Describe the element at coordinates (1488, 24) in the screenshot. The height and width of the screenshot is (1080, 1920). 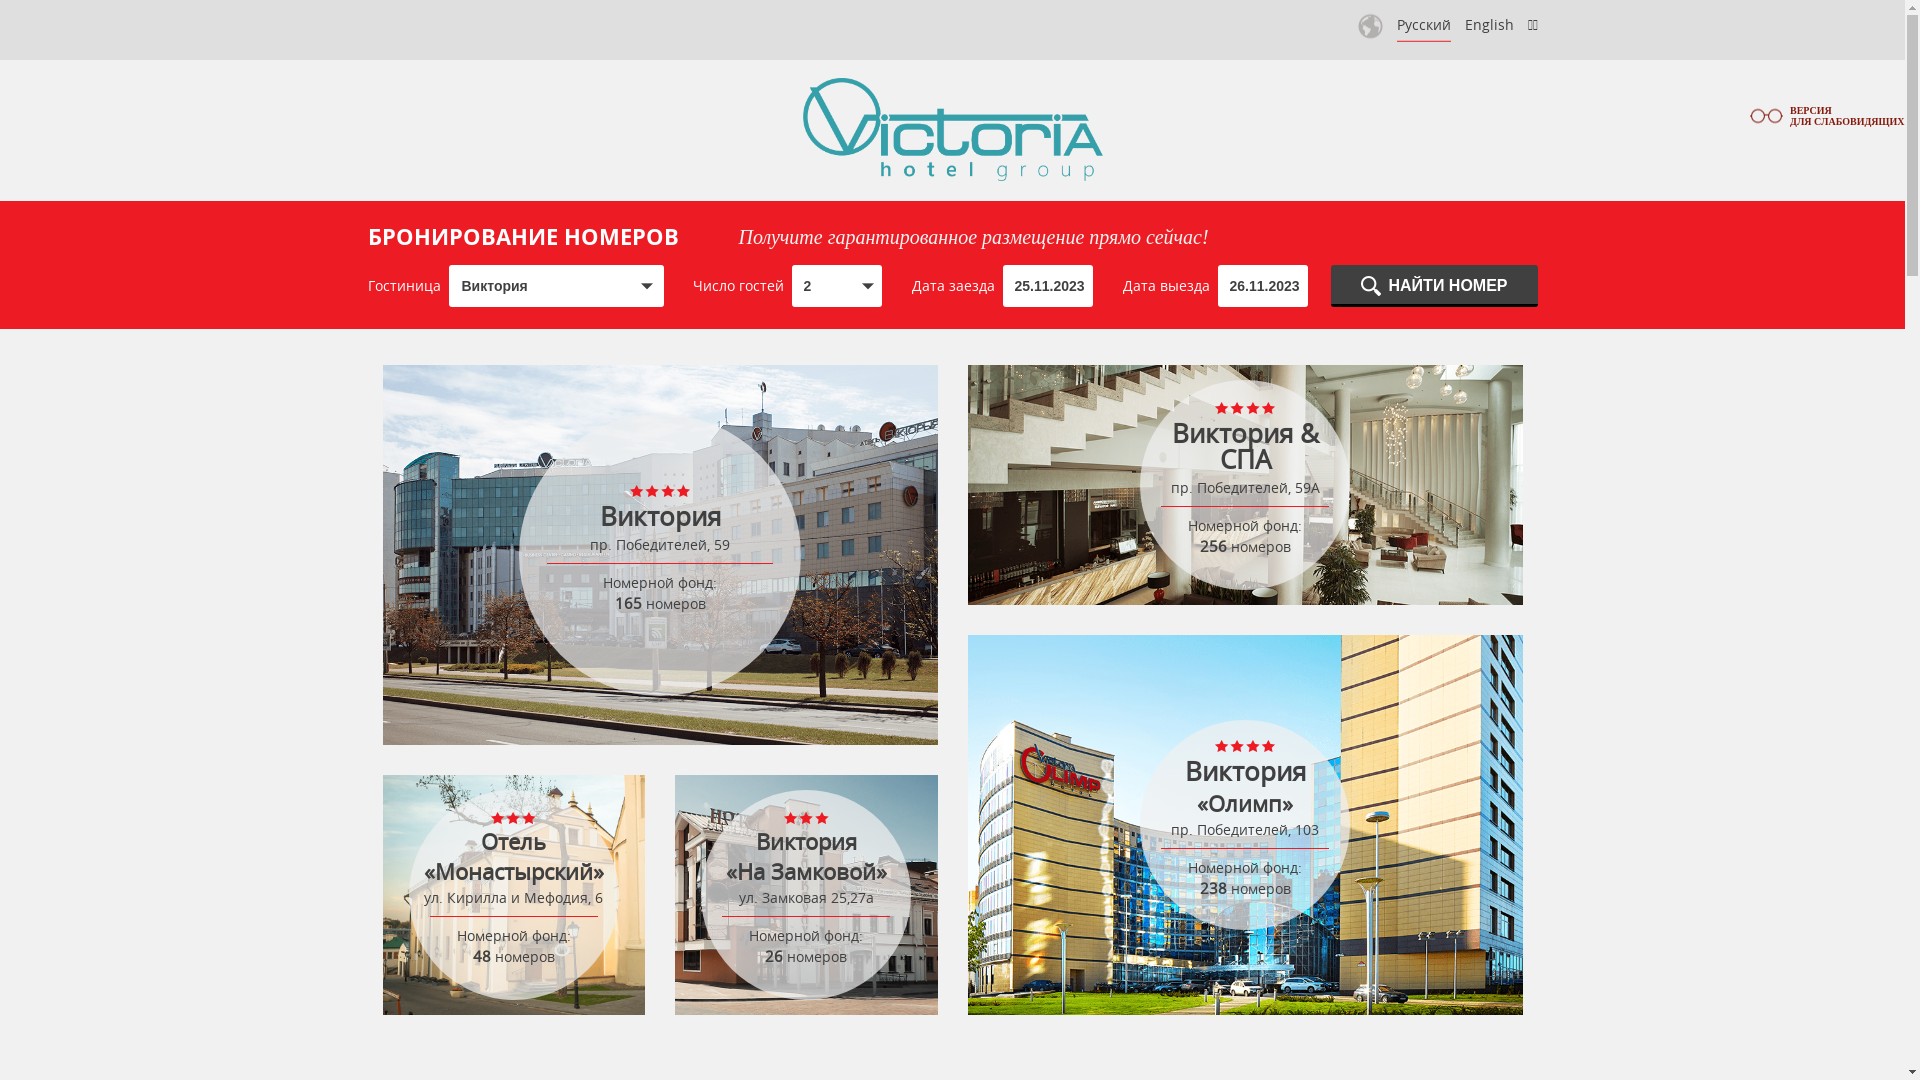
I see `'English'` at that location.